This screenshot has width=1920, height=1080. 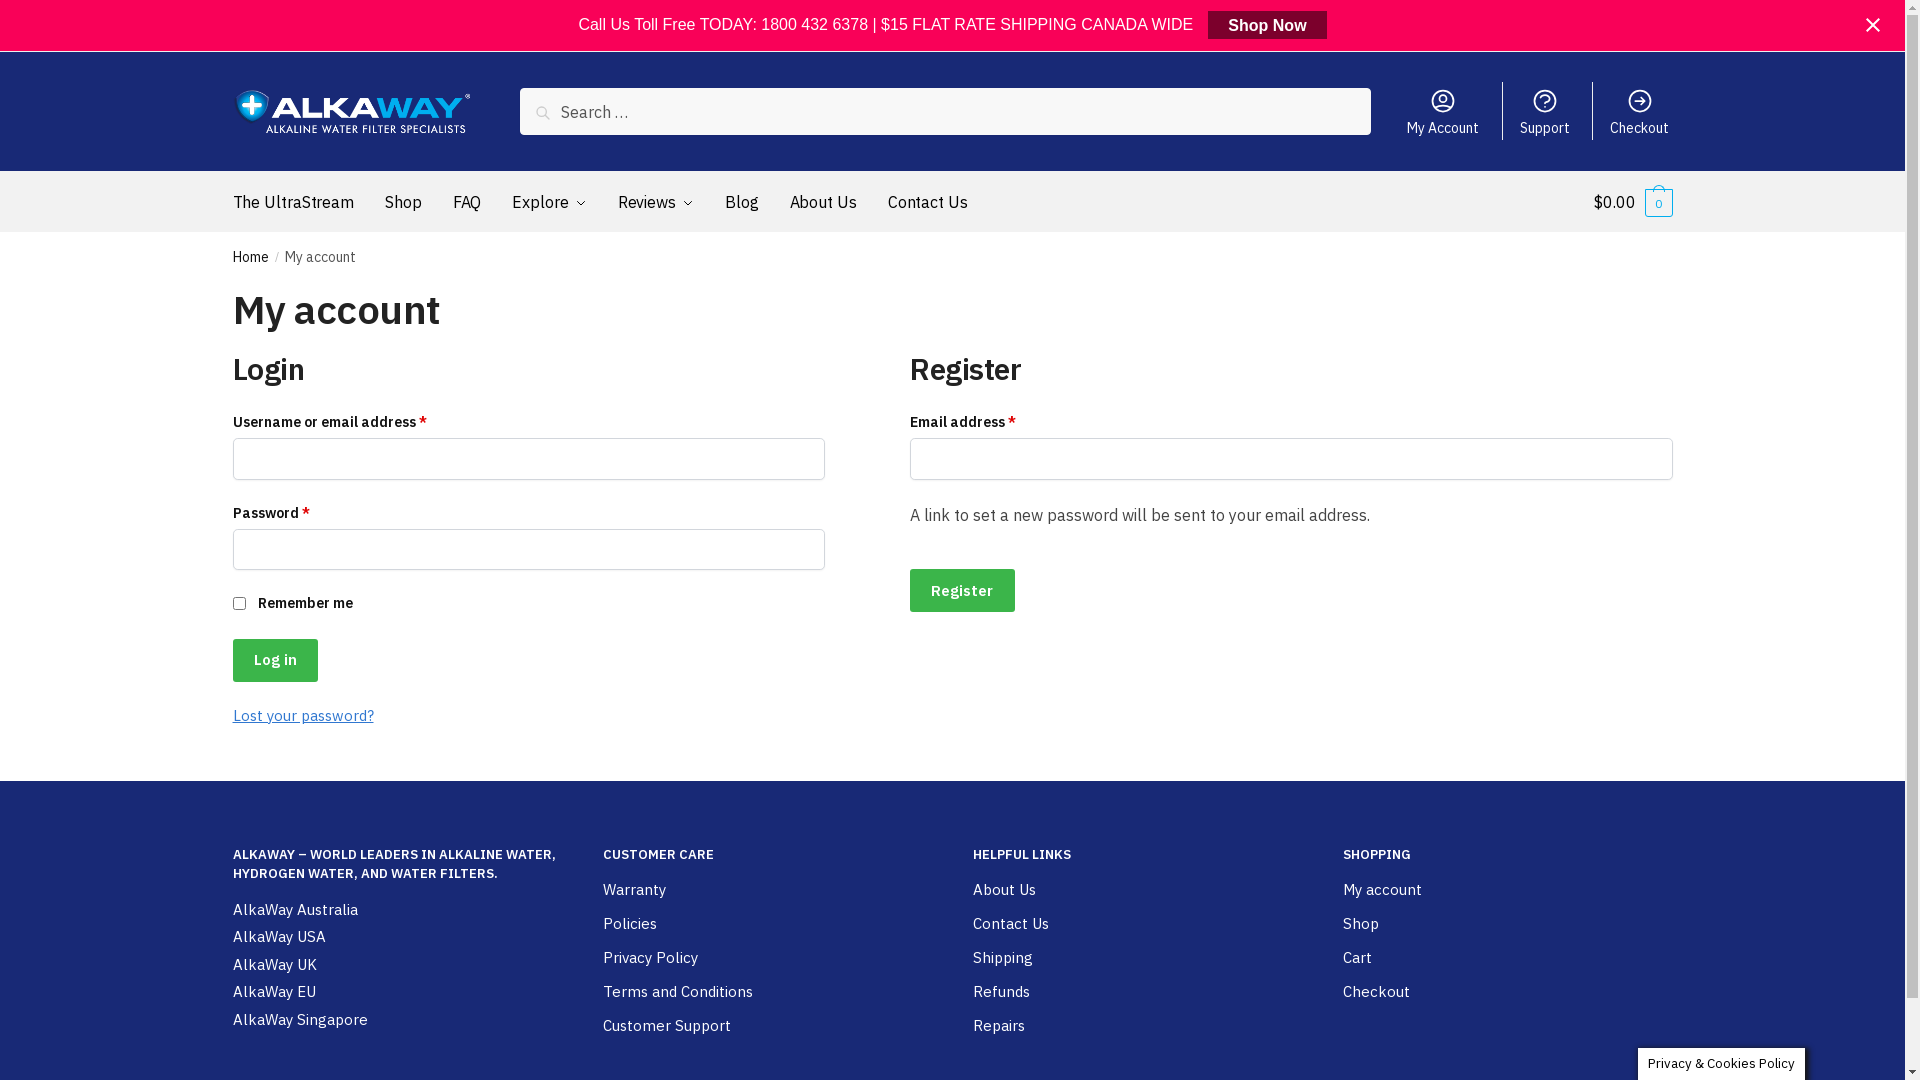 I want to click on 'Checkout', so click(x=1640, y=111).